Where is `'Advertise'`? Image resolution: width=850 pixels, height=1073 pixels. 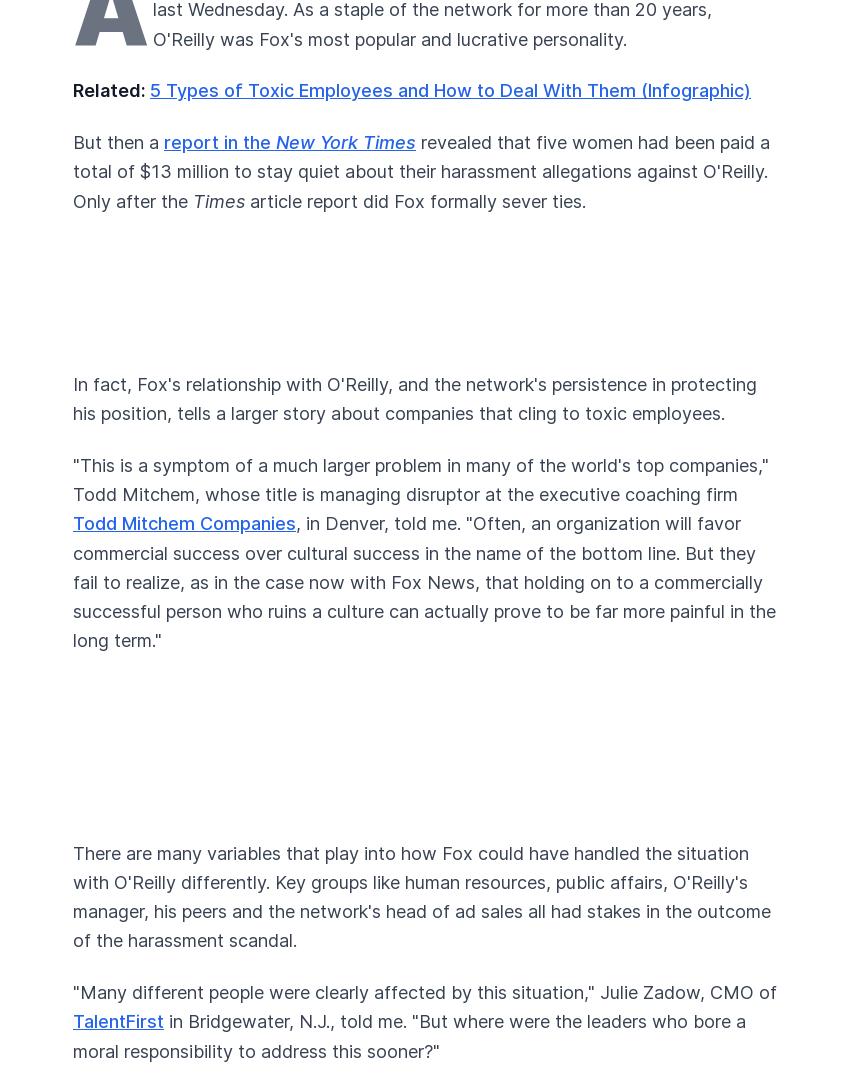
'Advertise' is located at coordinates (391, 733).